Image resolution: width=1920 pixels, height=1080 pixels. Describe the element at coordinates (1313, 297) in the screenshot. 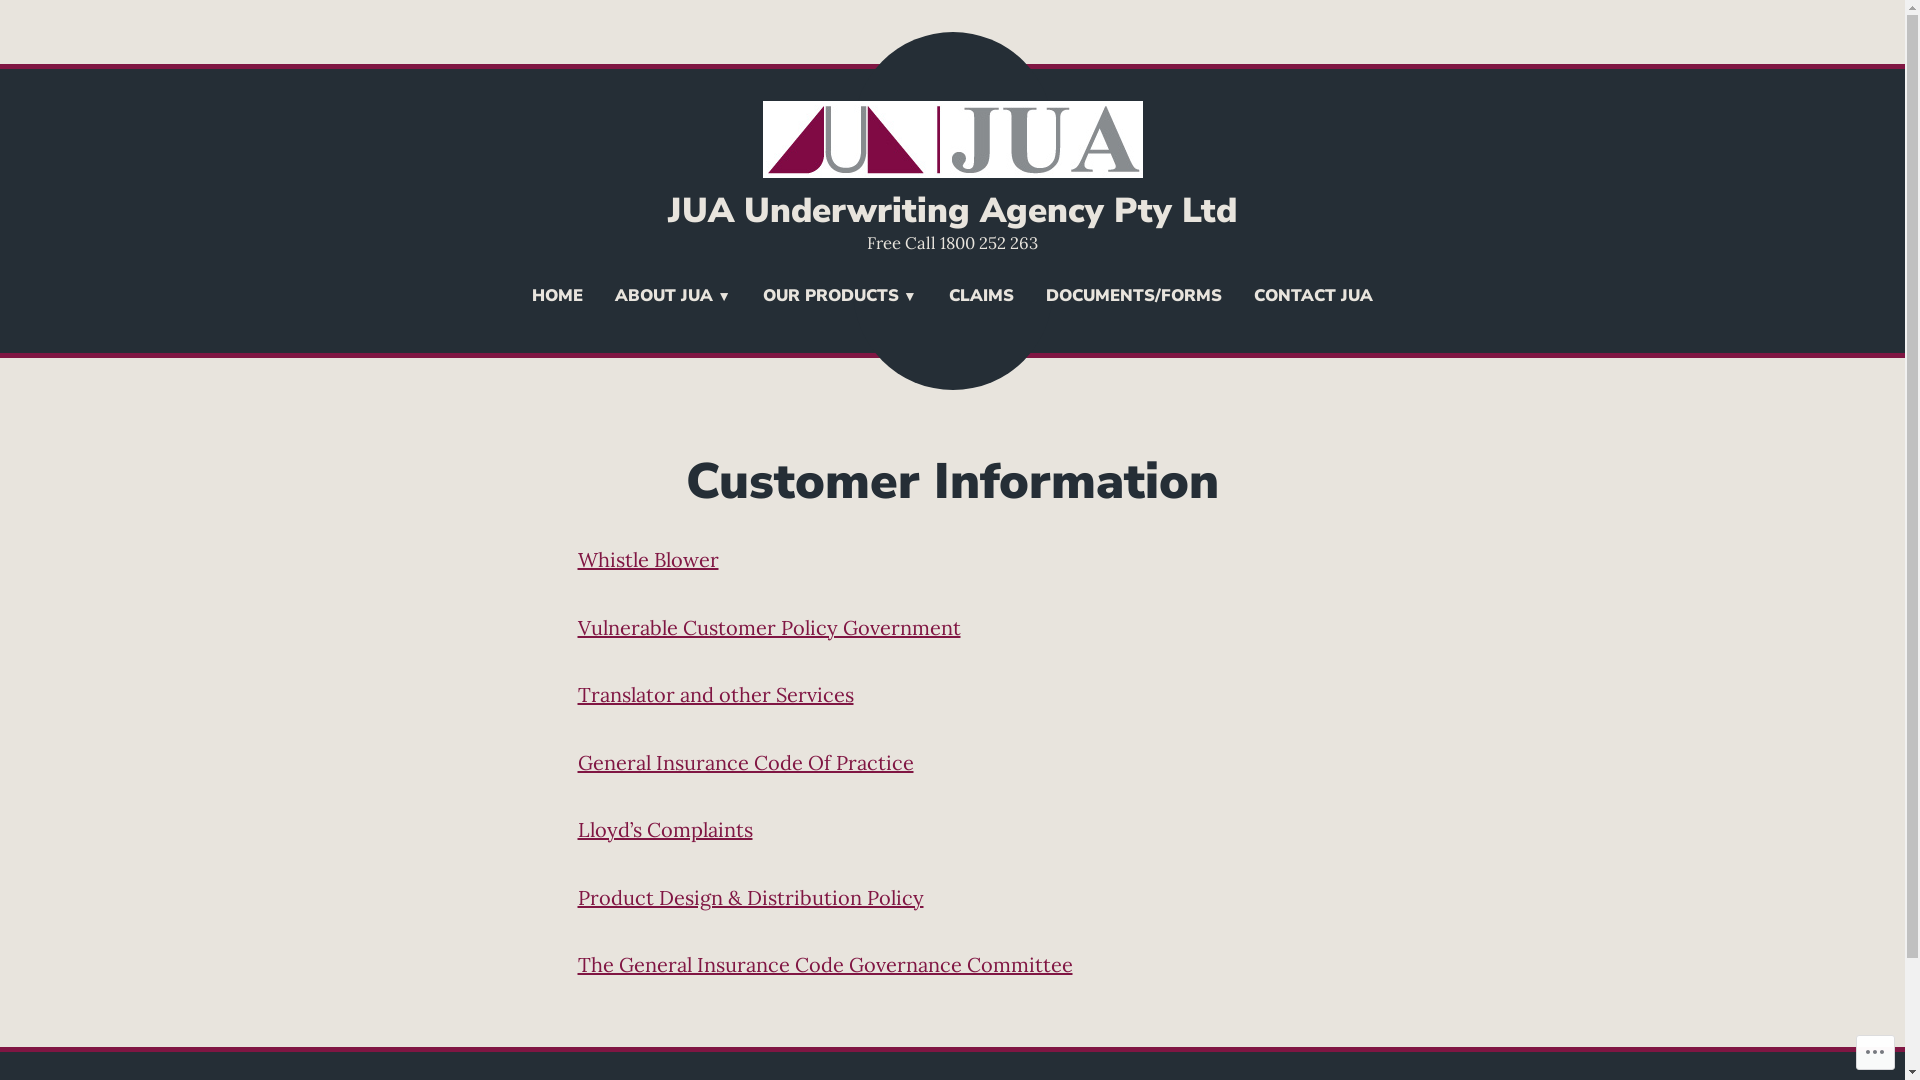

I see `'CONTACT JUA'` at that location.